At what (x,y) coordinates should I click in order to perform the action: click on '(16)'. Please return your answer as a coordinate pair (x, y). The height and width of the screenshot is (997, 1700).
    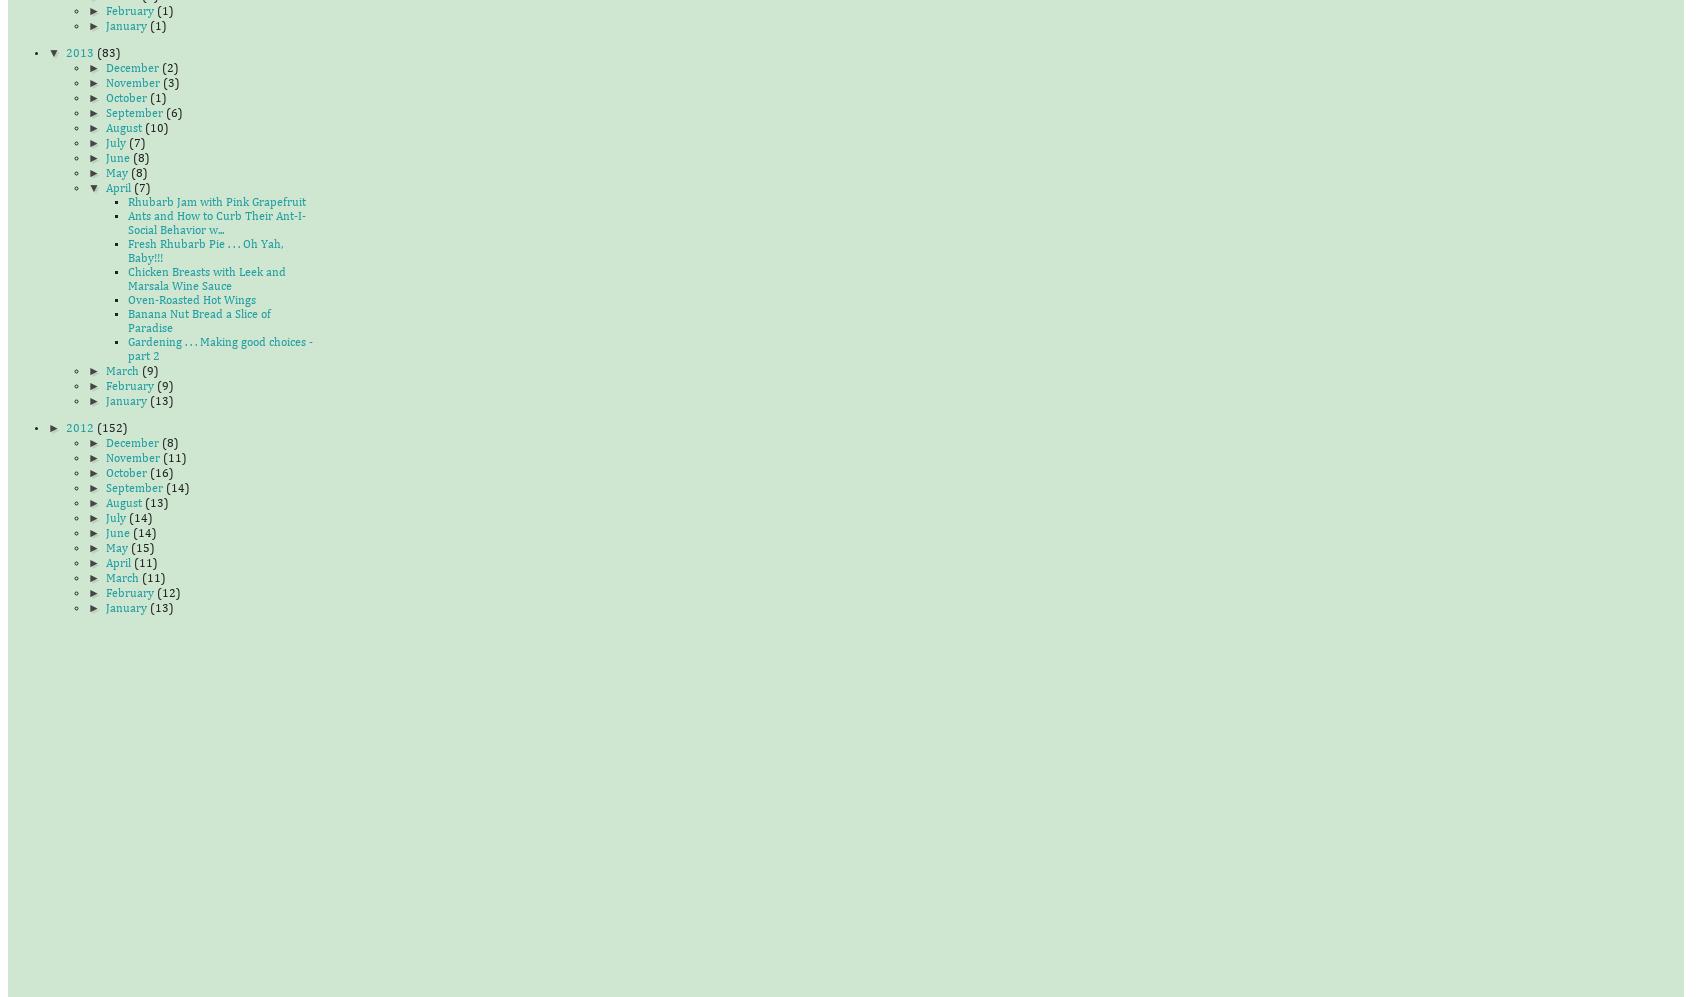
    Looking at the image, I should click on (159, 473).